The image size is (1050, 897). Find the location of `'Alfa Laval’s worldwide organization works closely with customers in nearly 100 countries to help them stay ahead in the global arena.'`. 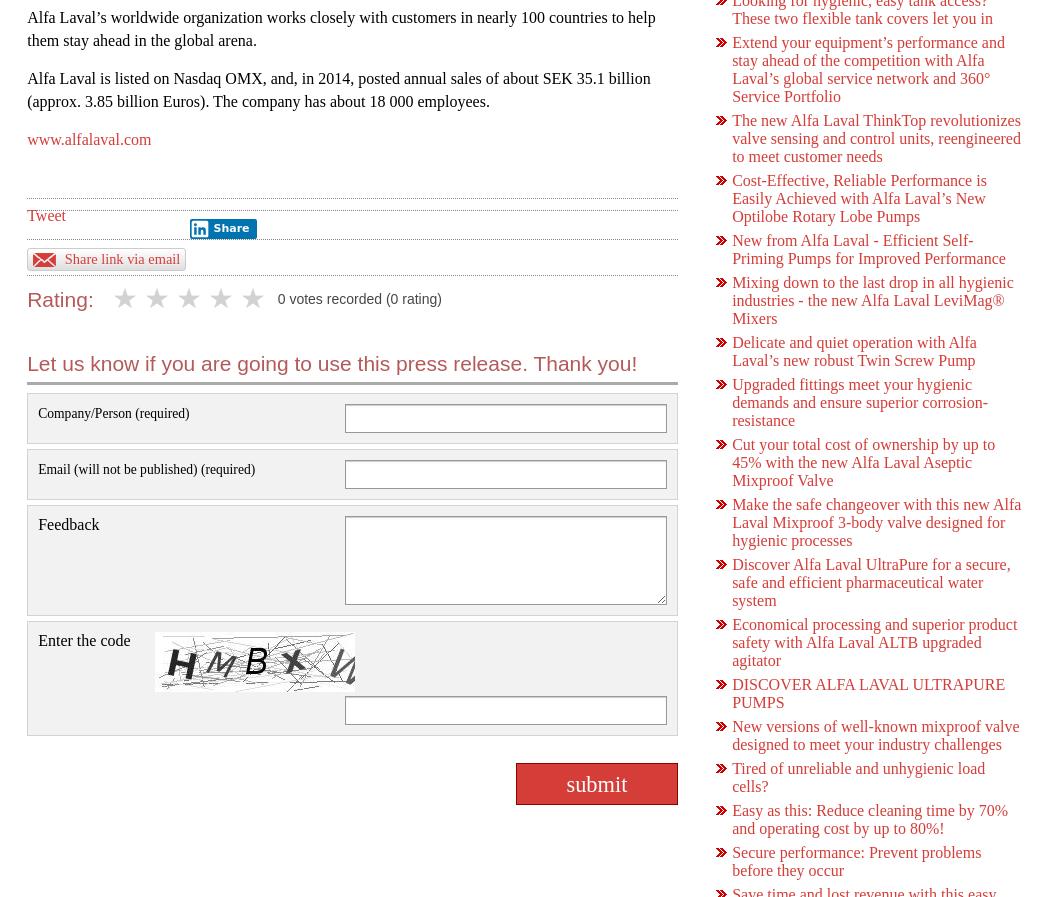

'Alfa Laval’s worldwide organization works closely with customers in nearly 100 countries to help them stay ahead in the global arena.' is located at coordinates (340, 27).